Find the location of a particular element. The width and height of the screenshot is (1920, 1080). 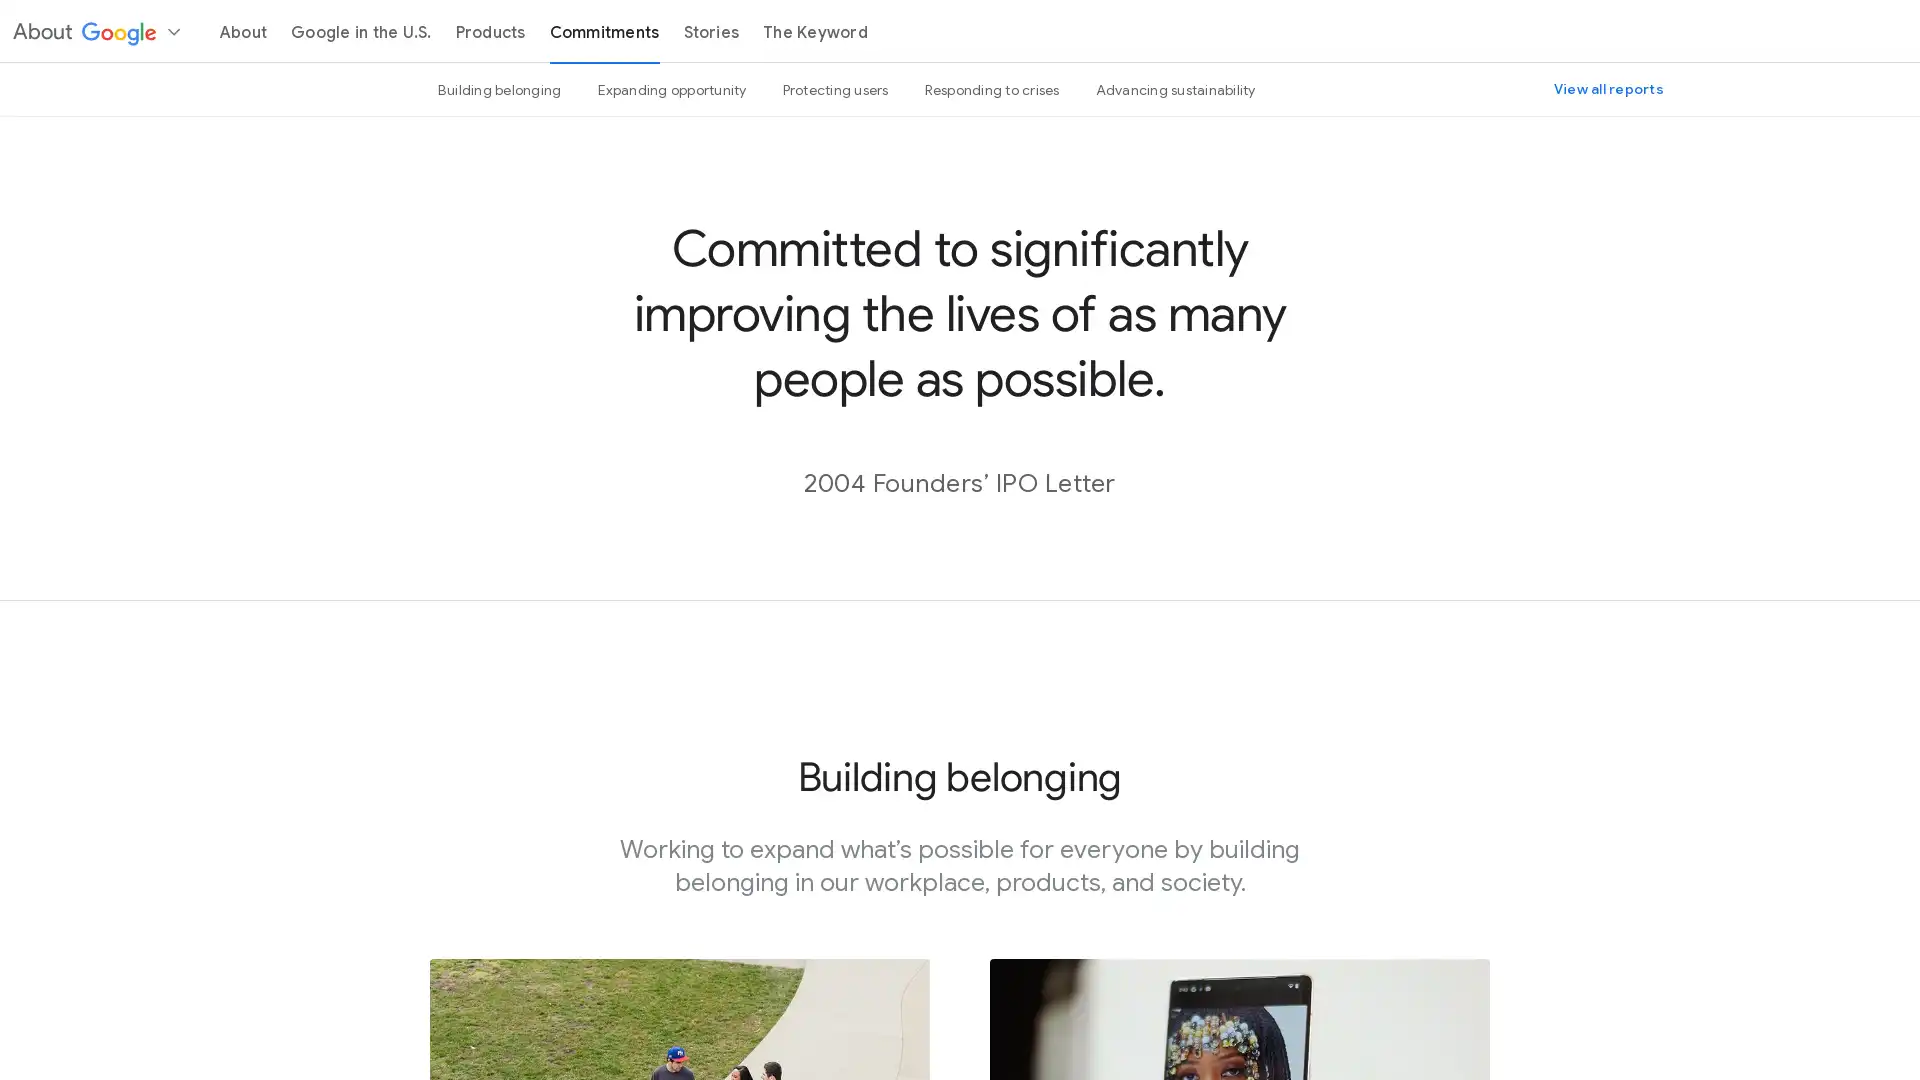

Building belonging is located at coordinates (499, 88).